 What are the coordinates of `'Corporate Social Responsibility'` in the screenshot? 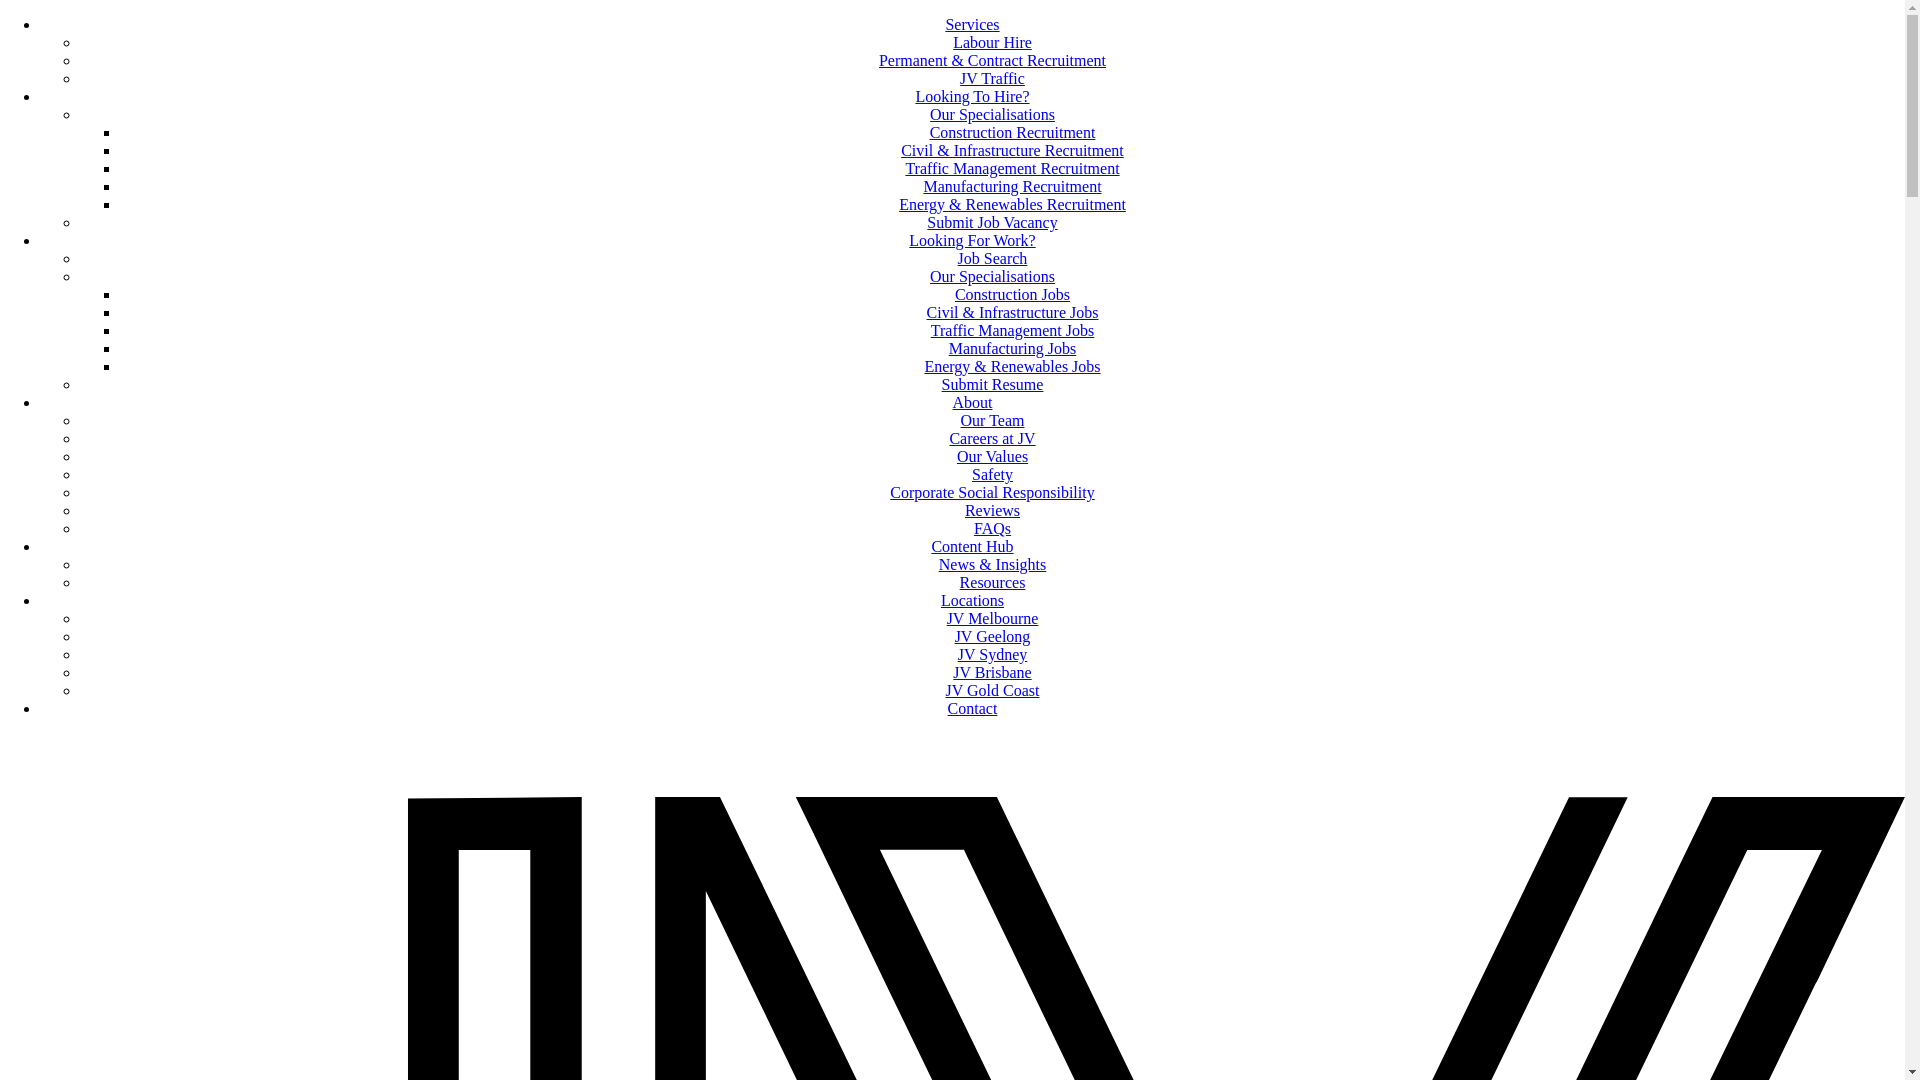 It's located at (888, 492).